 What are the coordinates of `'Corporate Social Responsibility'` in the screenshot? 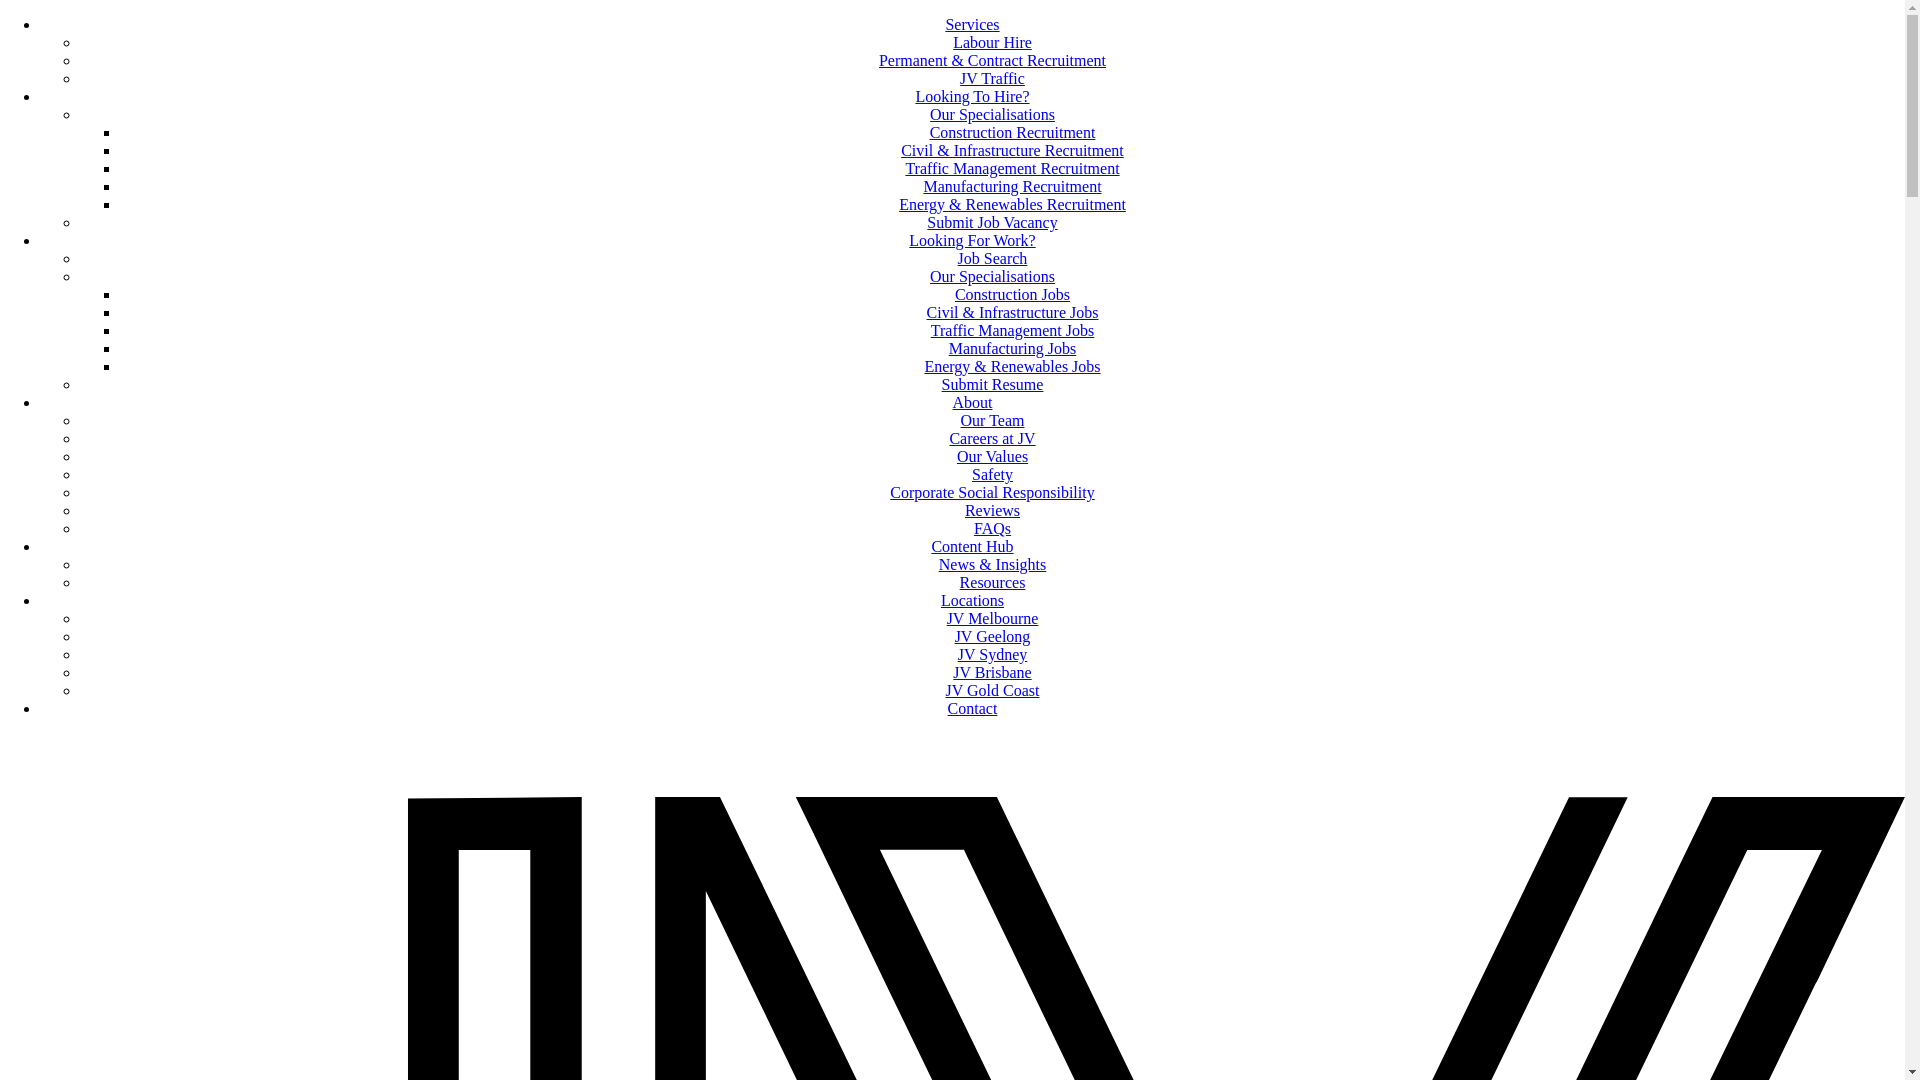 It's located at (888, 492).